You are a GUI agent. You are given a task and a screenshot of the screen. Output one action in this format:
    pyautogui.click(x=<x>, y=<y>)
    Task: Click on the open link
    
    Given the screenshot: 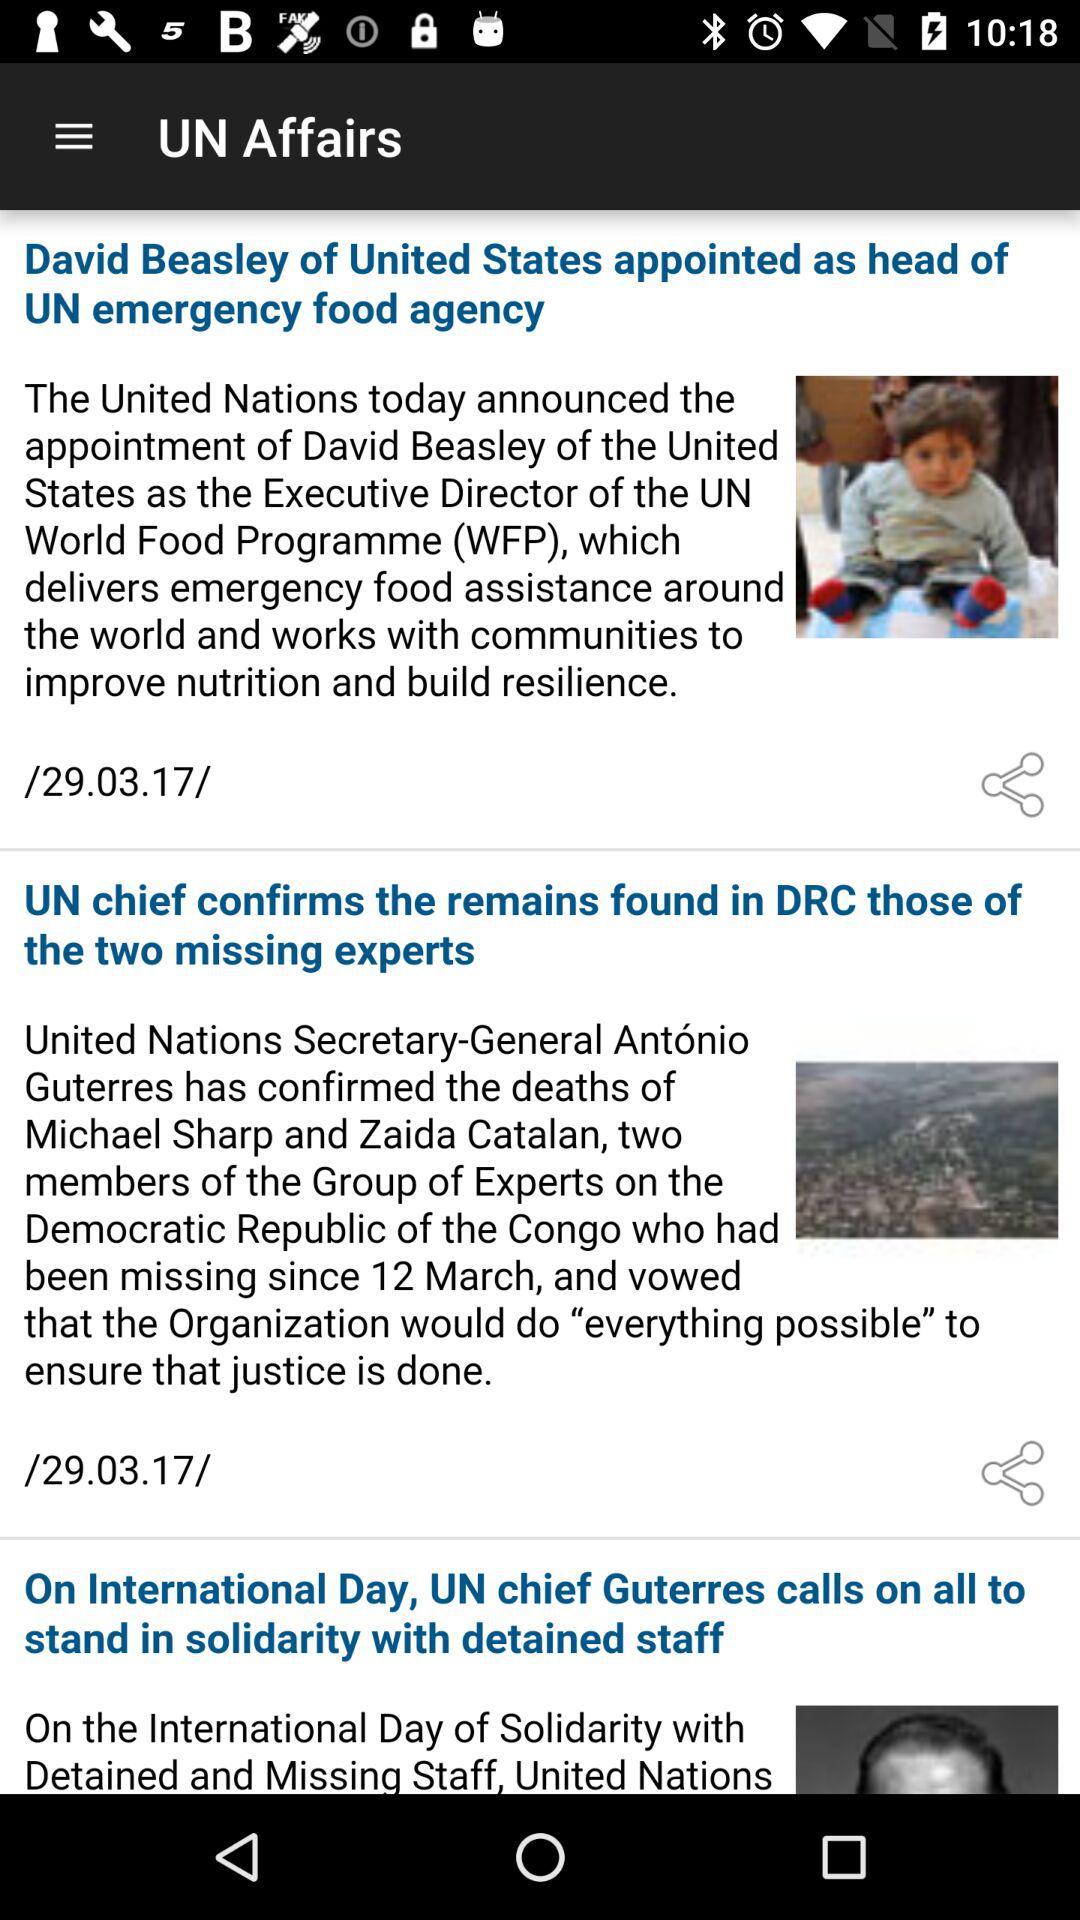 What is the action you would take?
    pyautogui.click(x=540, y=1668)
    